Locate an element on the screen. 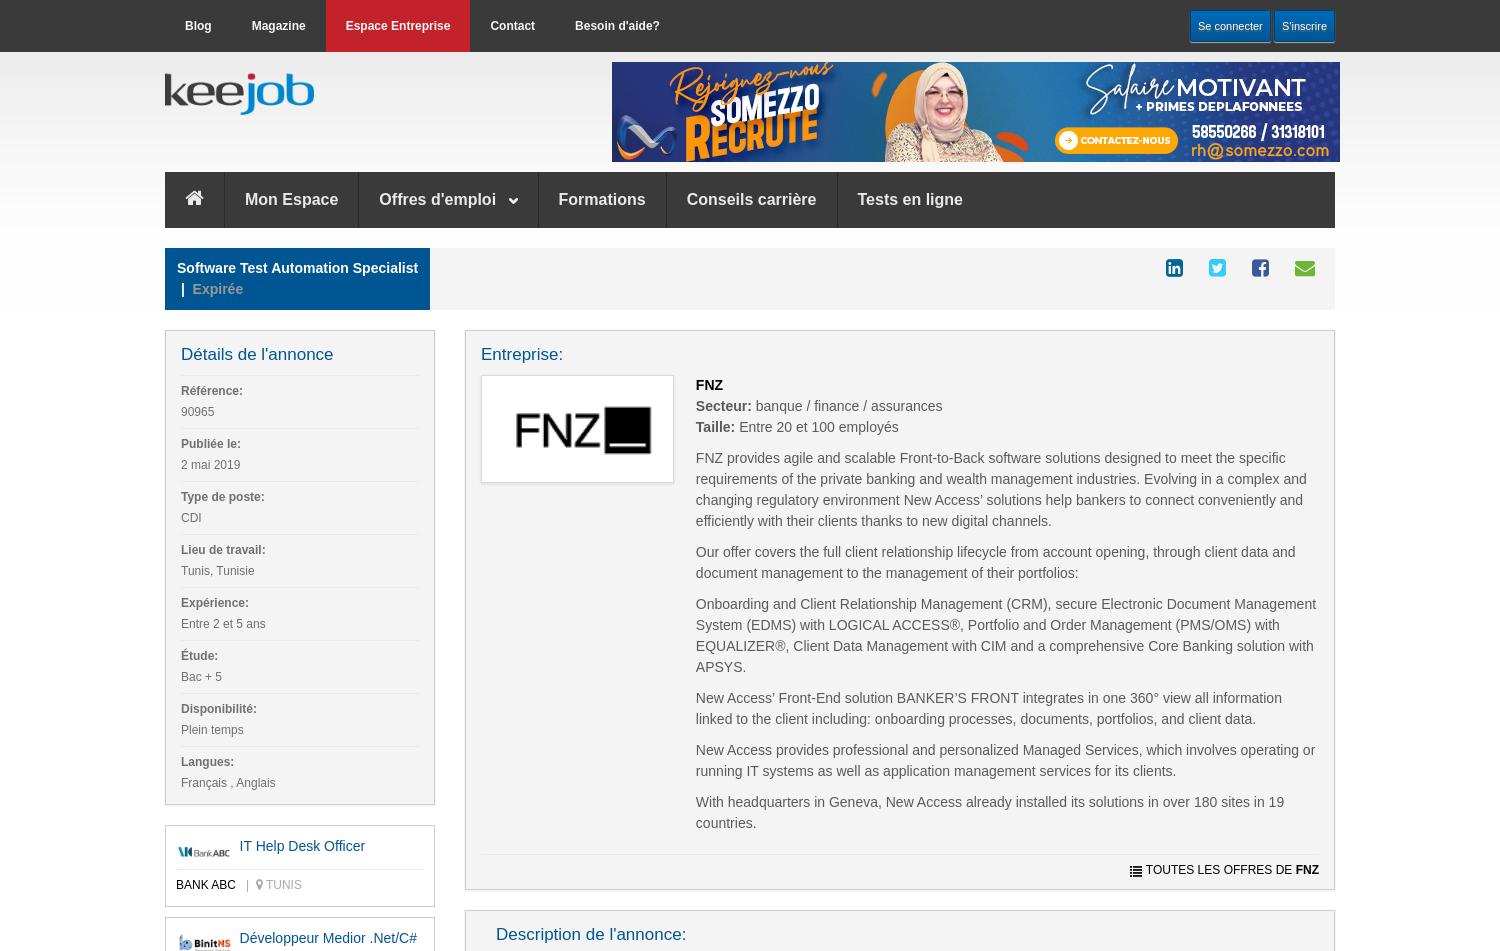  'CDI' is located at coordinates (189, 515).